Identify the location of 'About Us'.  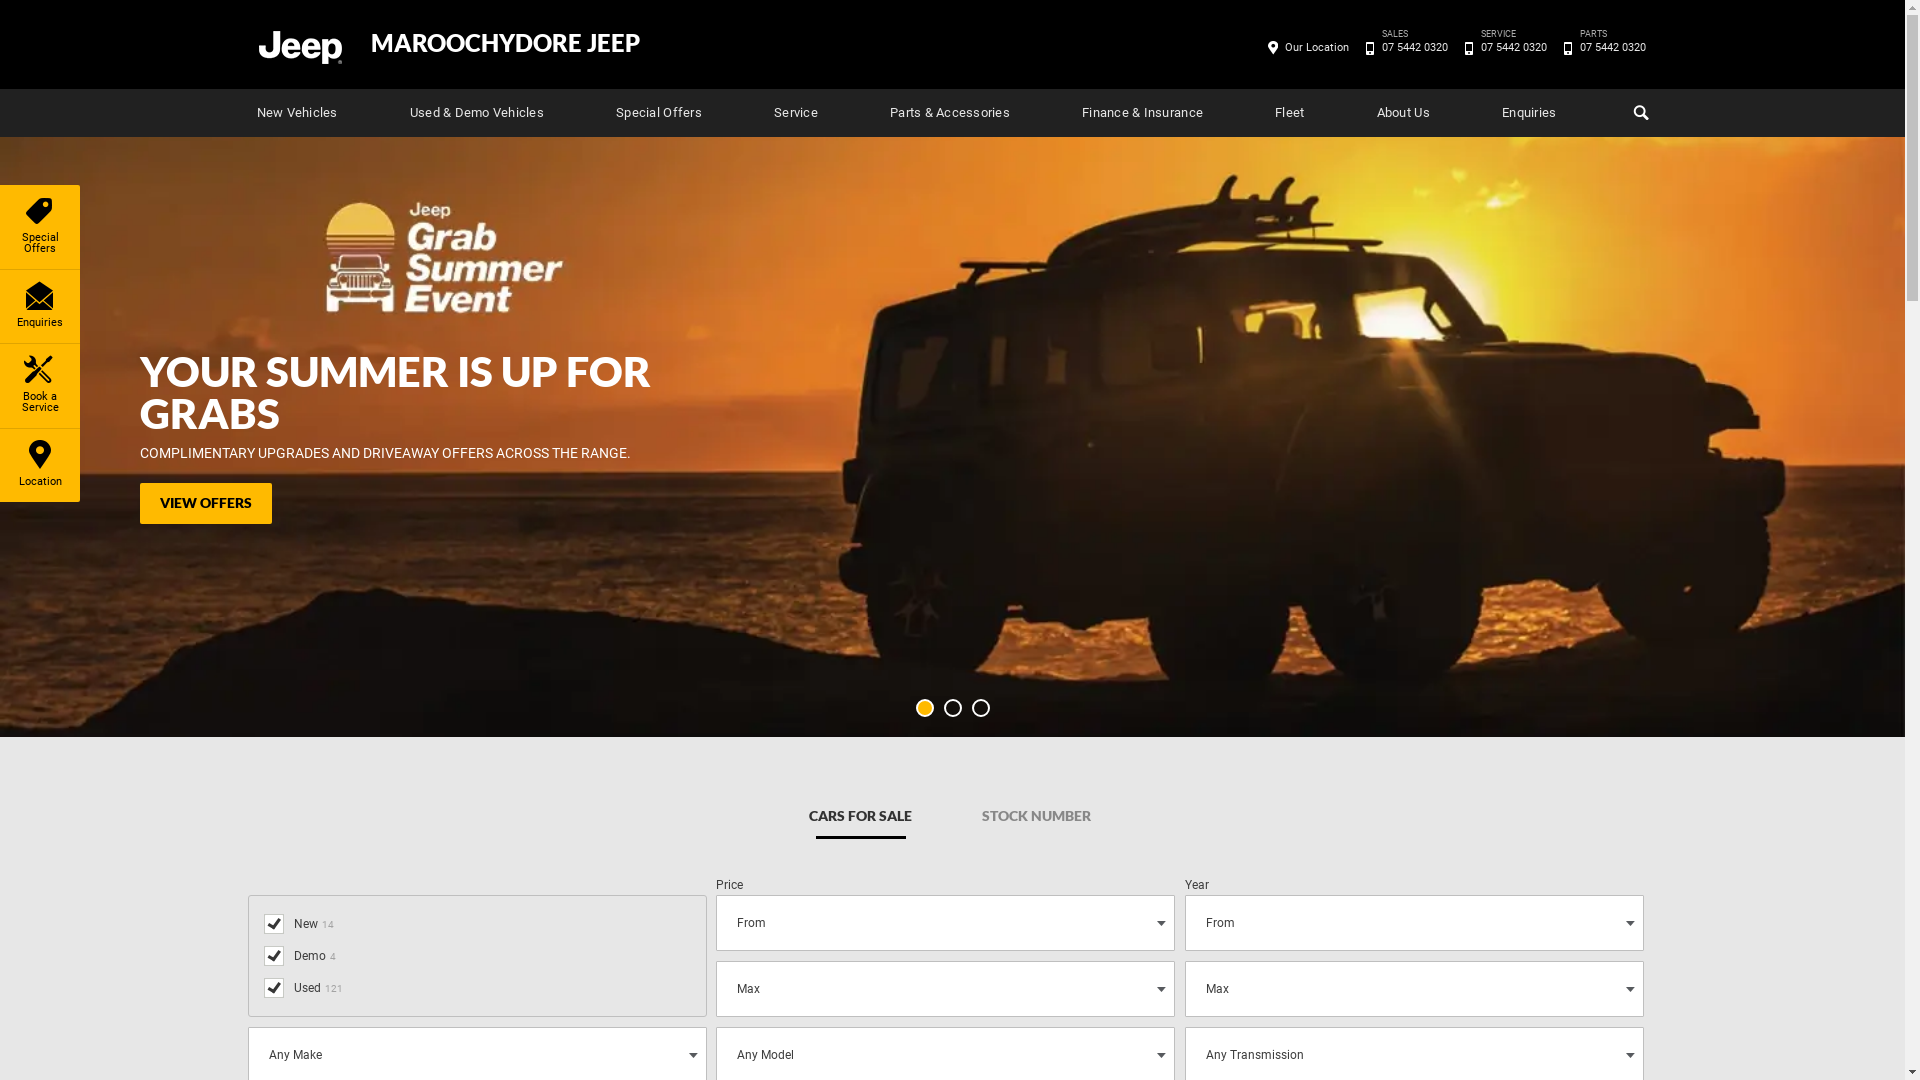
(1402, 112).